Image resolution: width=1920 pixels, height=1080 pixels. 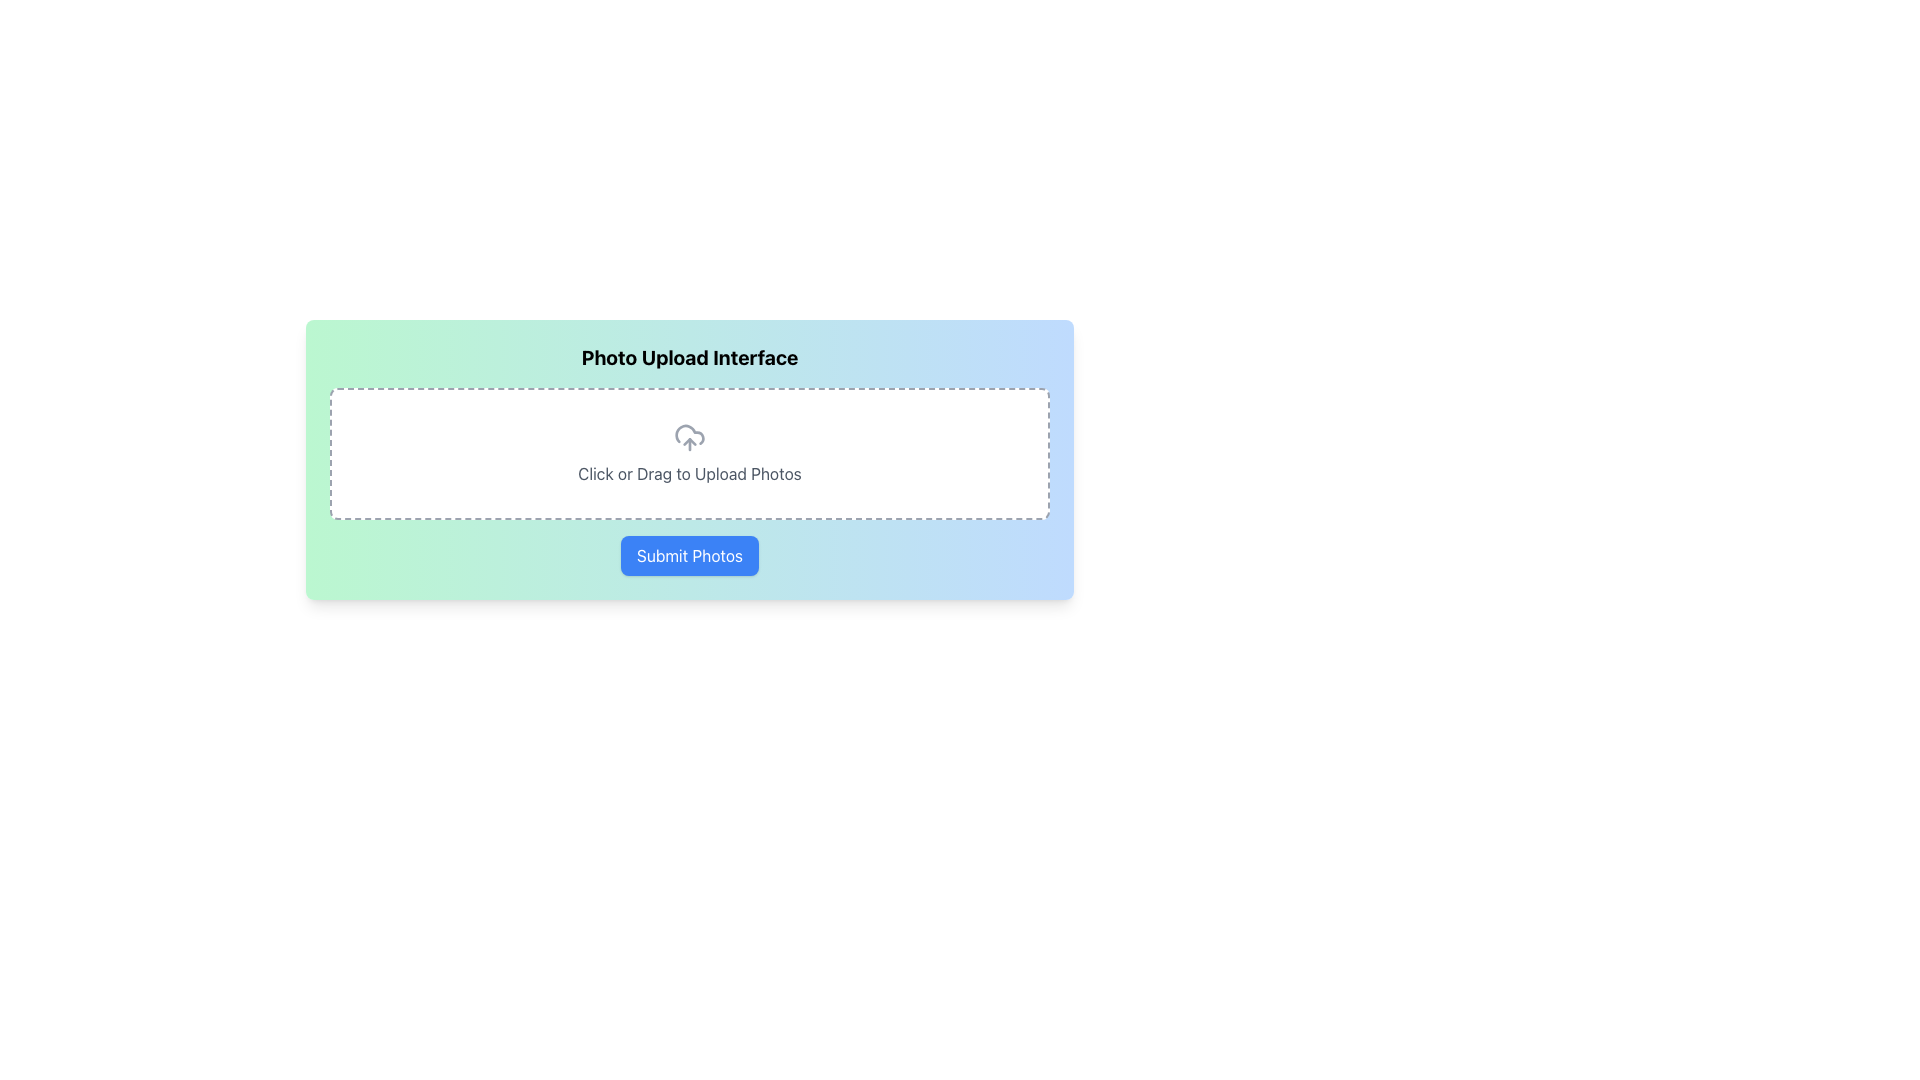 I want to click on the file upload drop area located below the 'Photo Upload Interface' title and above the 'Submit Photos' button, so click(x=690, y=454).